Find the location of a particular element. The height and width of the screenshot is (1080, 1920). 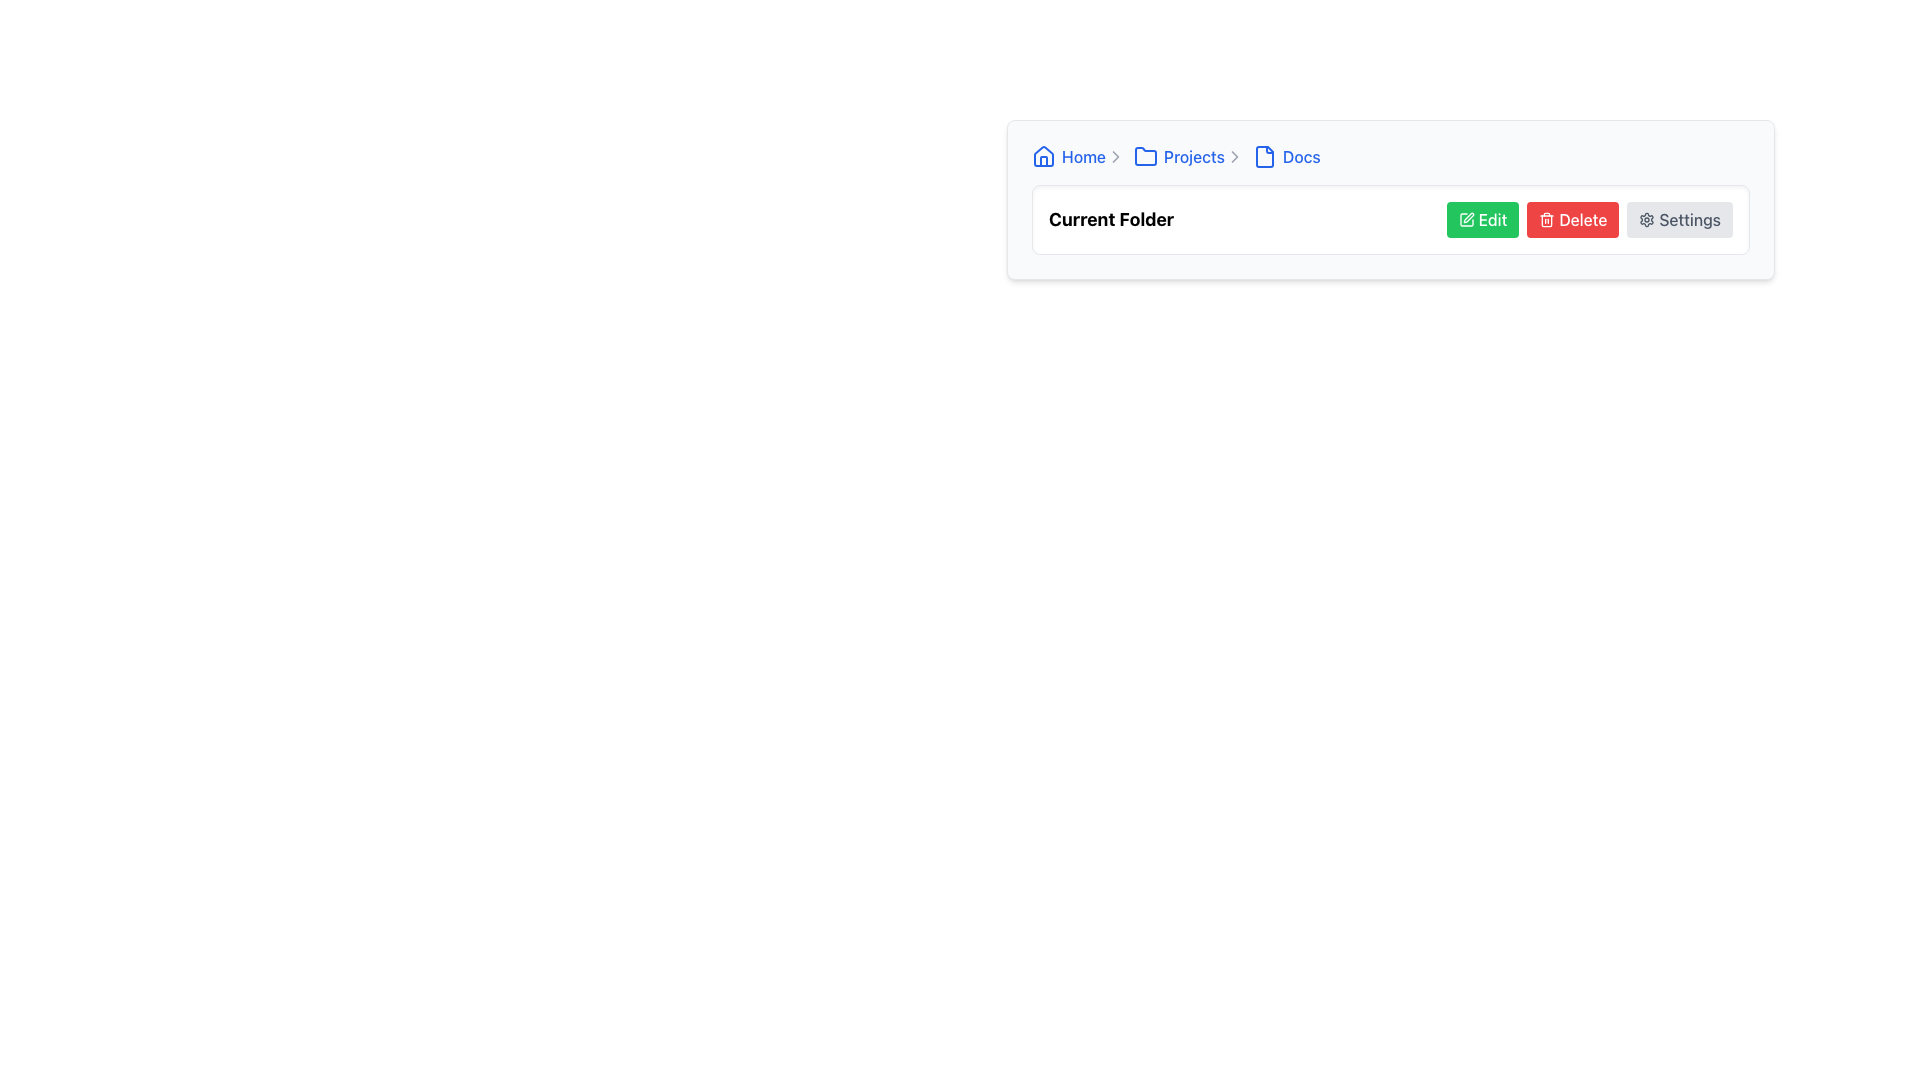

the 'Docs' text label in the breadcrumb navigation bar is located at coordinates (1301, 156).